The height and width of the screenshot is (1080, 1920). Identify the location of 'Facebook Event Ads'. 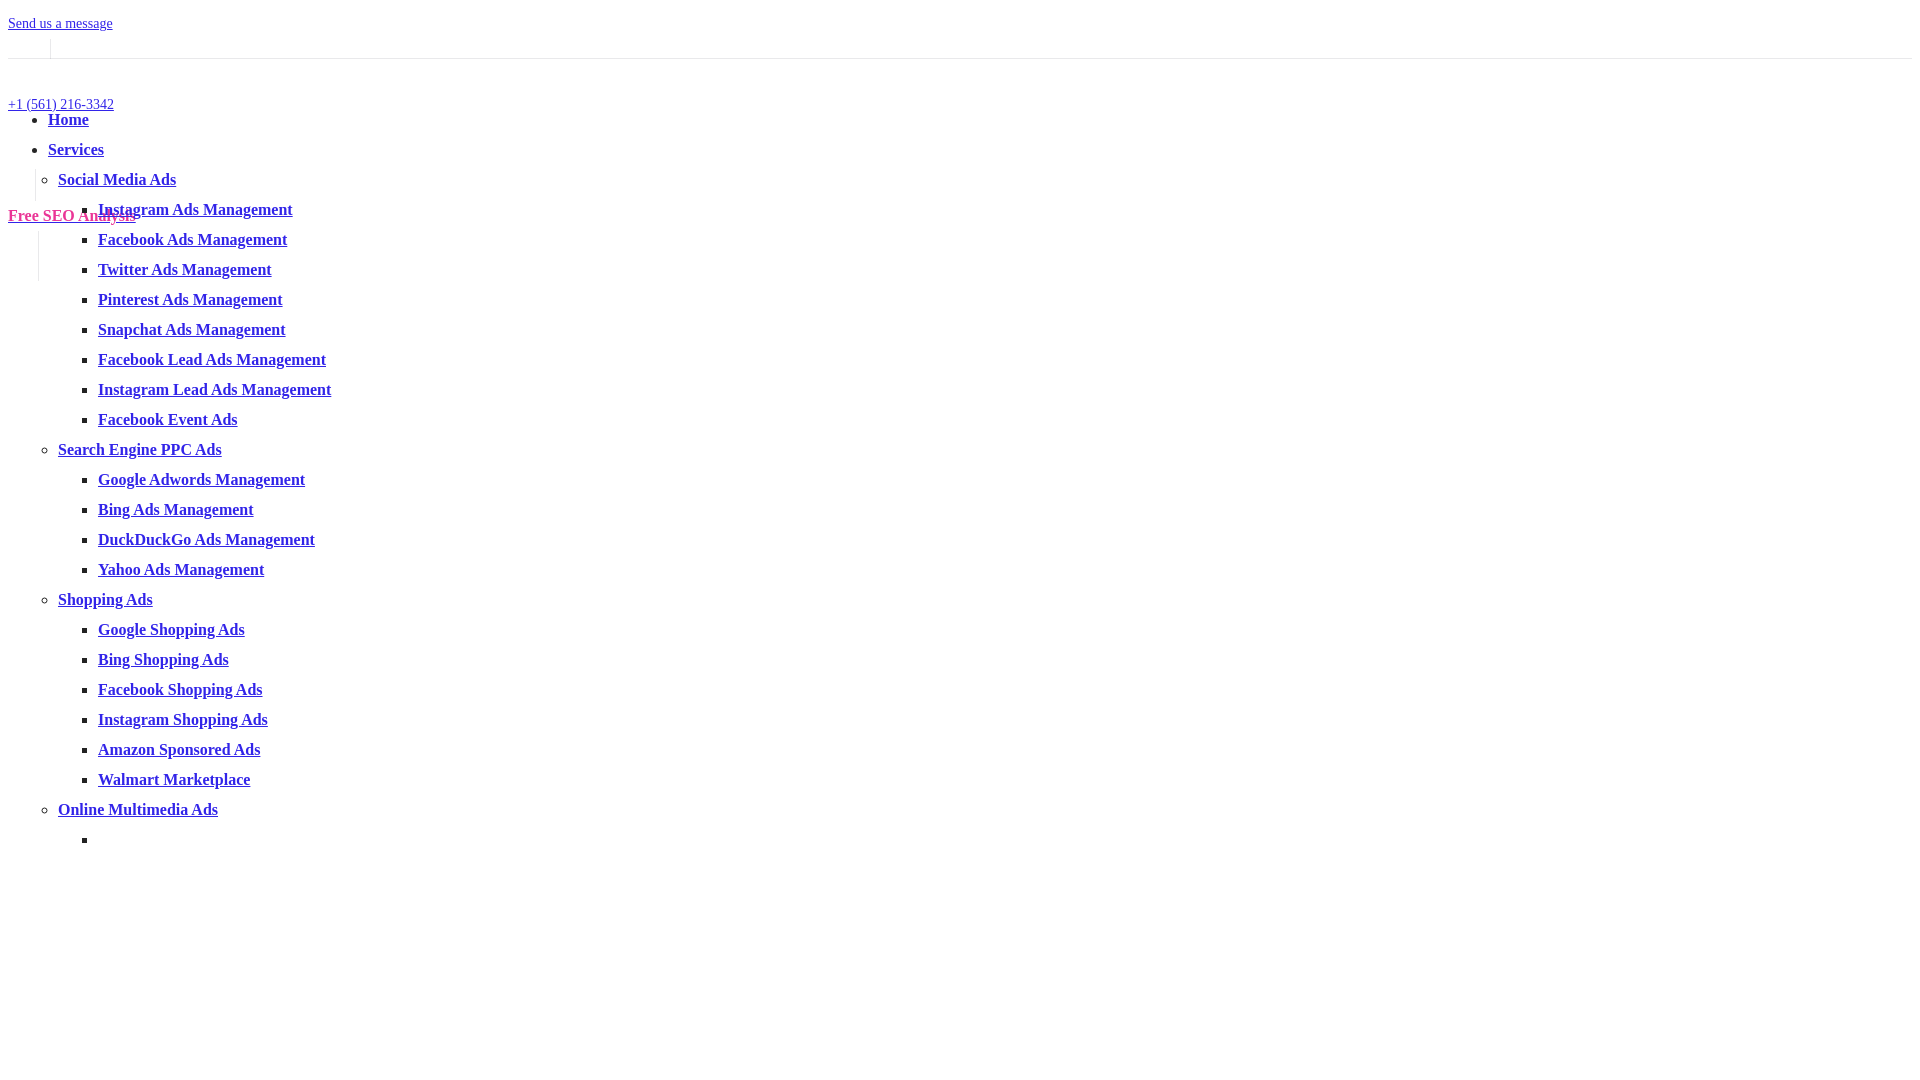
(168, 418).